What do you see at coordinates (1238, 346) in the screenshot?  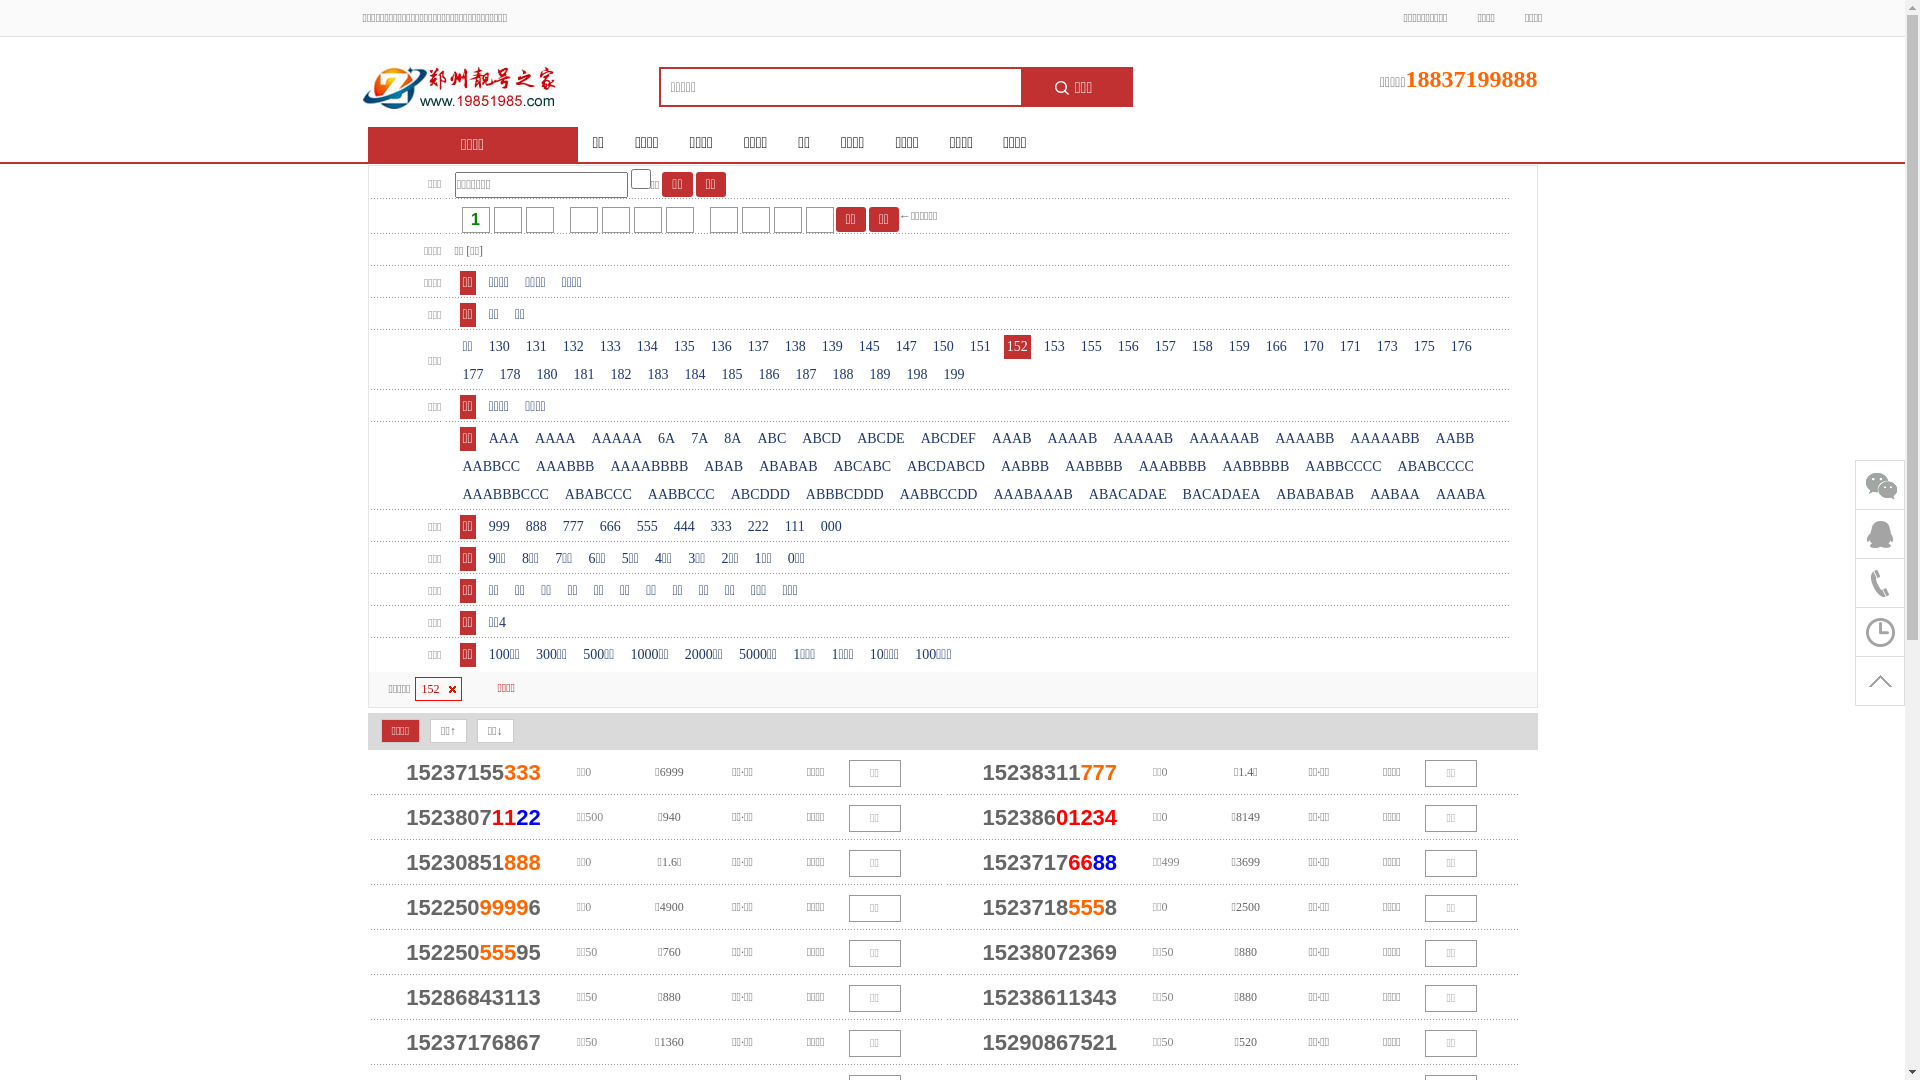 I see `'159'` at bounding box center [1238, 346].